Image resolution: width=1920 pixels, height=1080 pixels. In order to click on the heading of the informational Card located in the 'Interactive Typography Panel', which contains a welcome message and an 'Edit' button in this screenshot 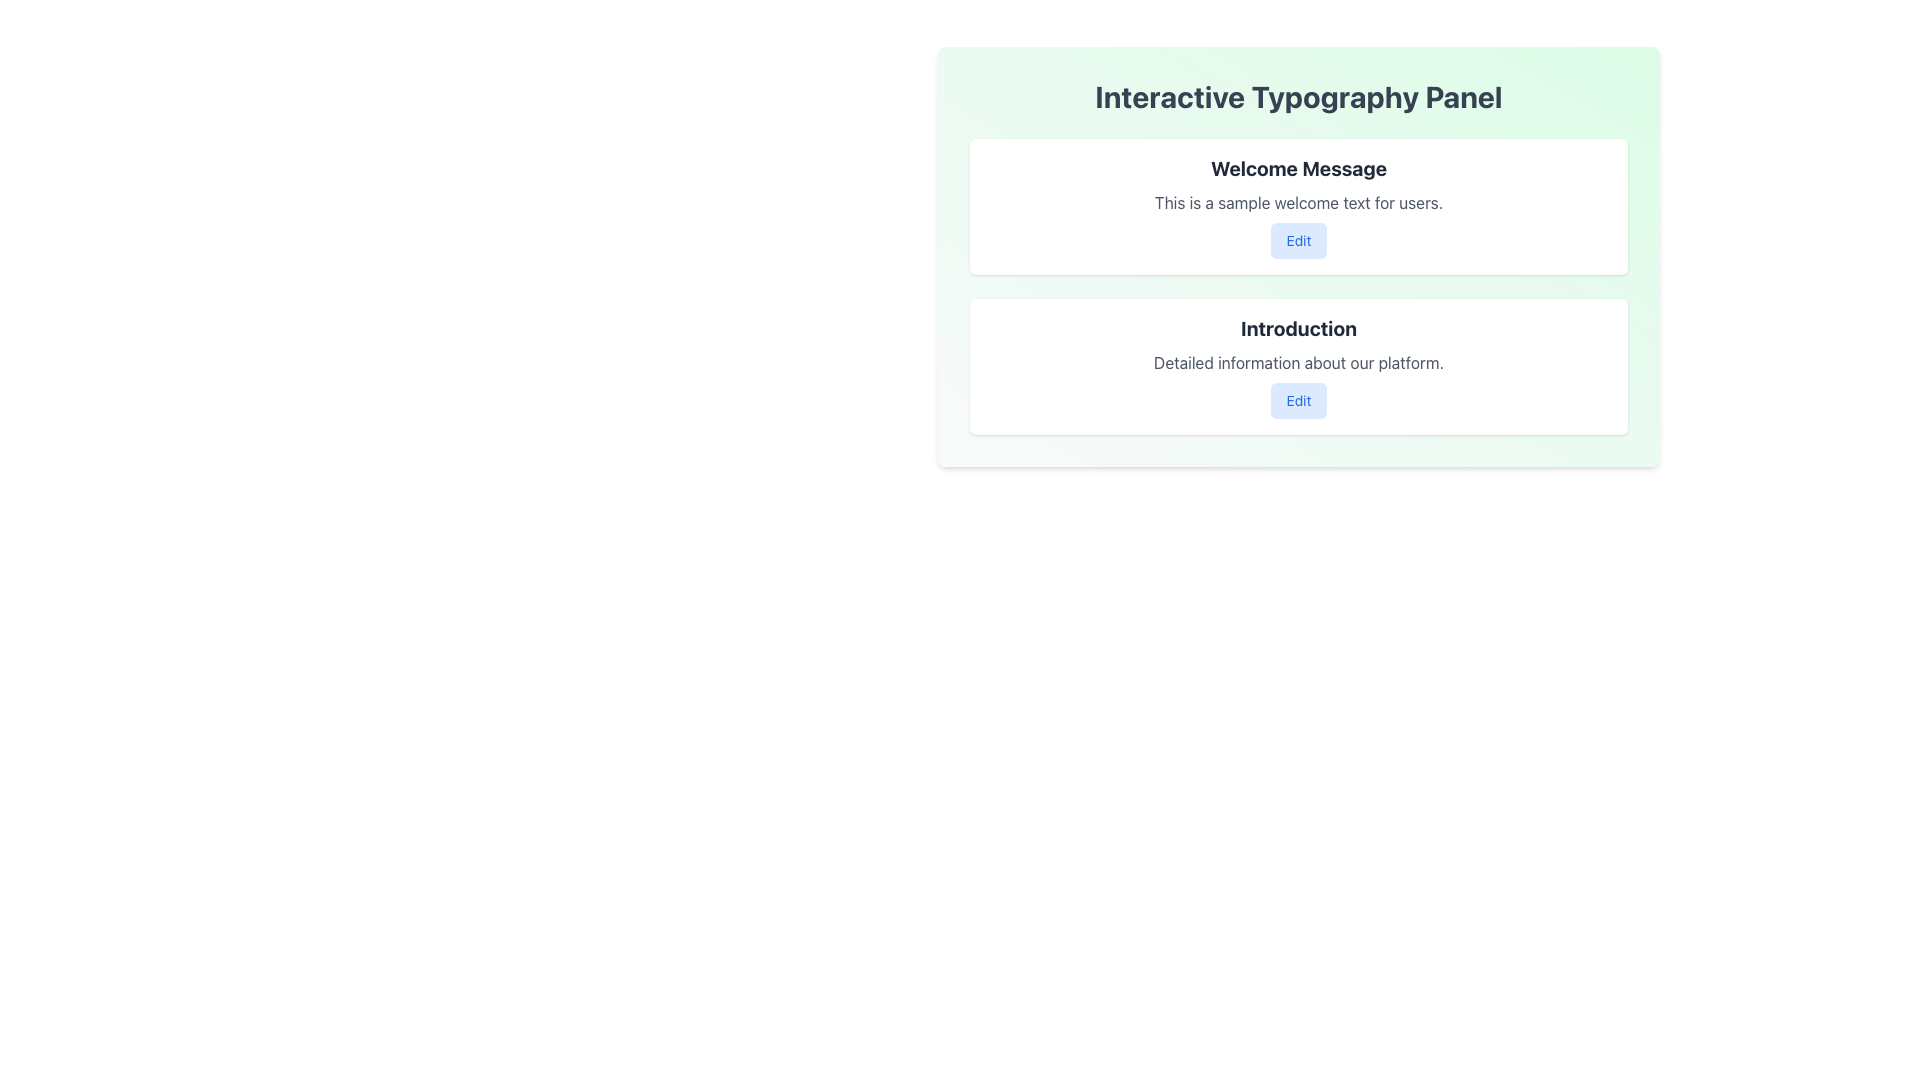, I will do `click(1299, 207)`.